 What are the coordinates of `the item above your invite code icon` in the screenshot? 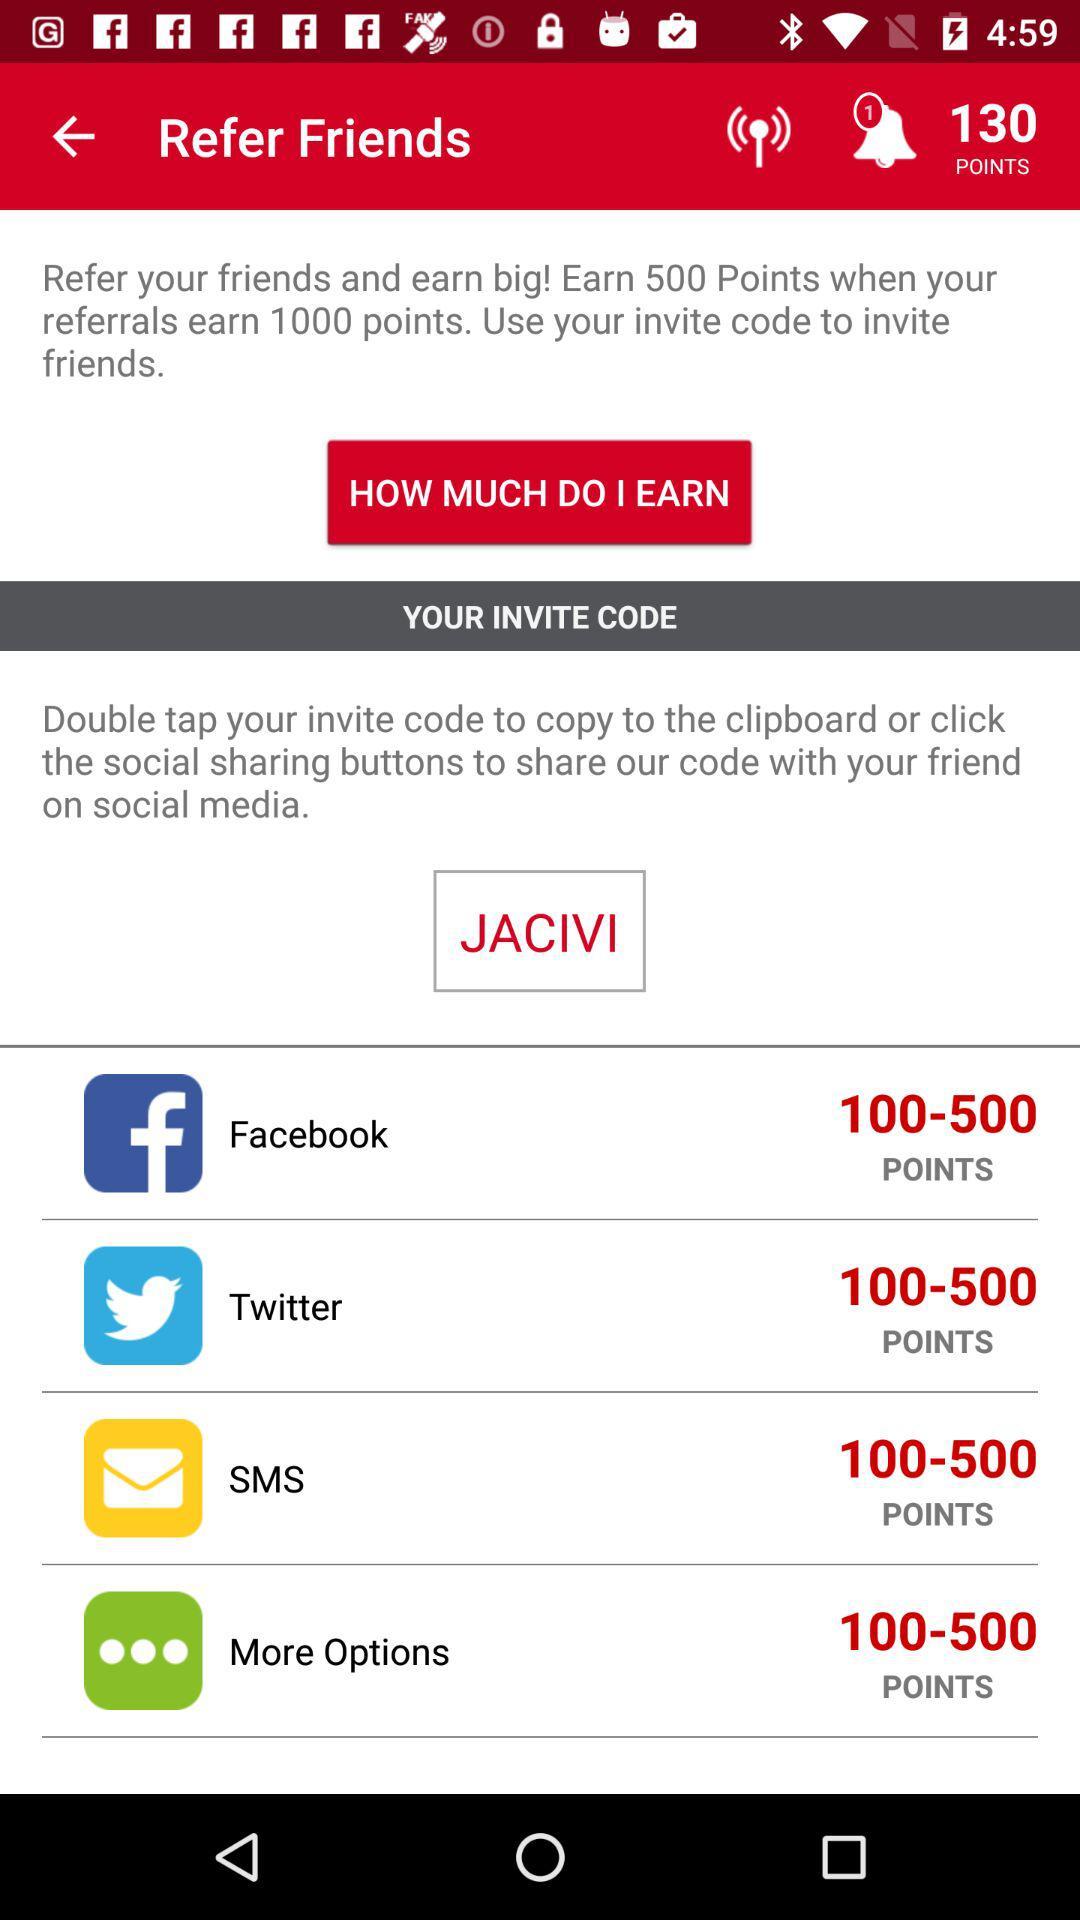 It's located at (538, 492).